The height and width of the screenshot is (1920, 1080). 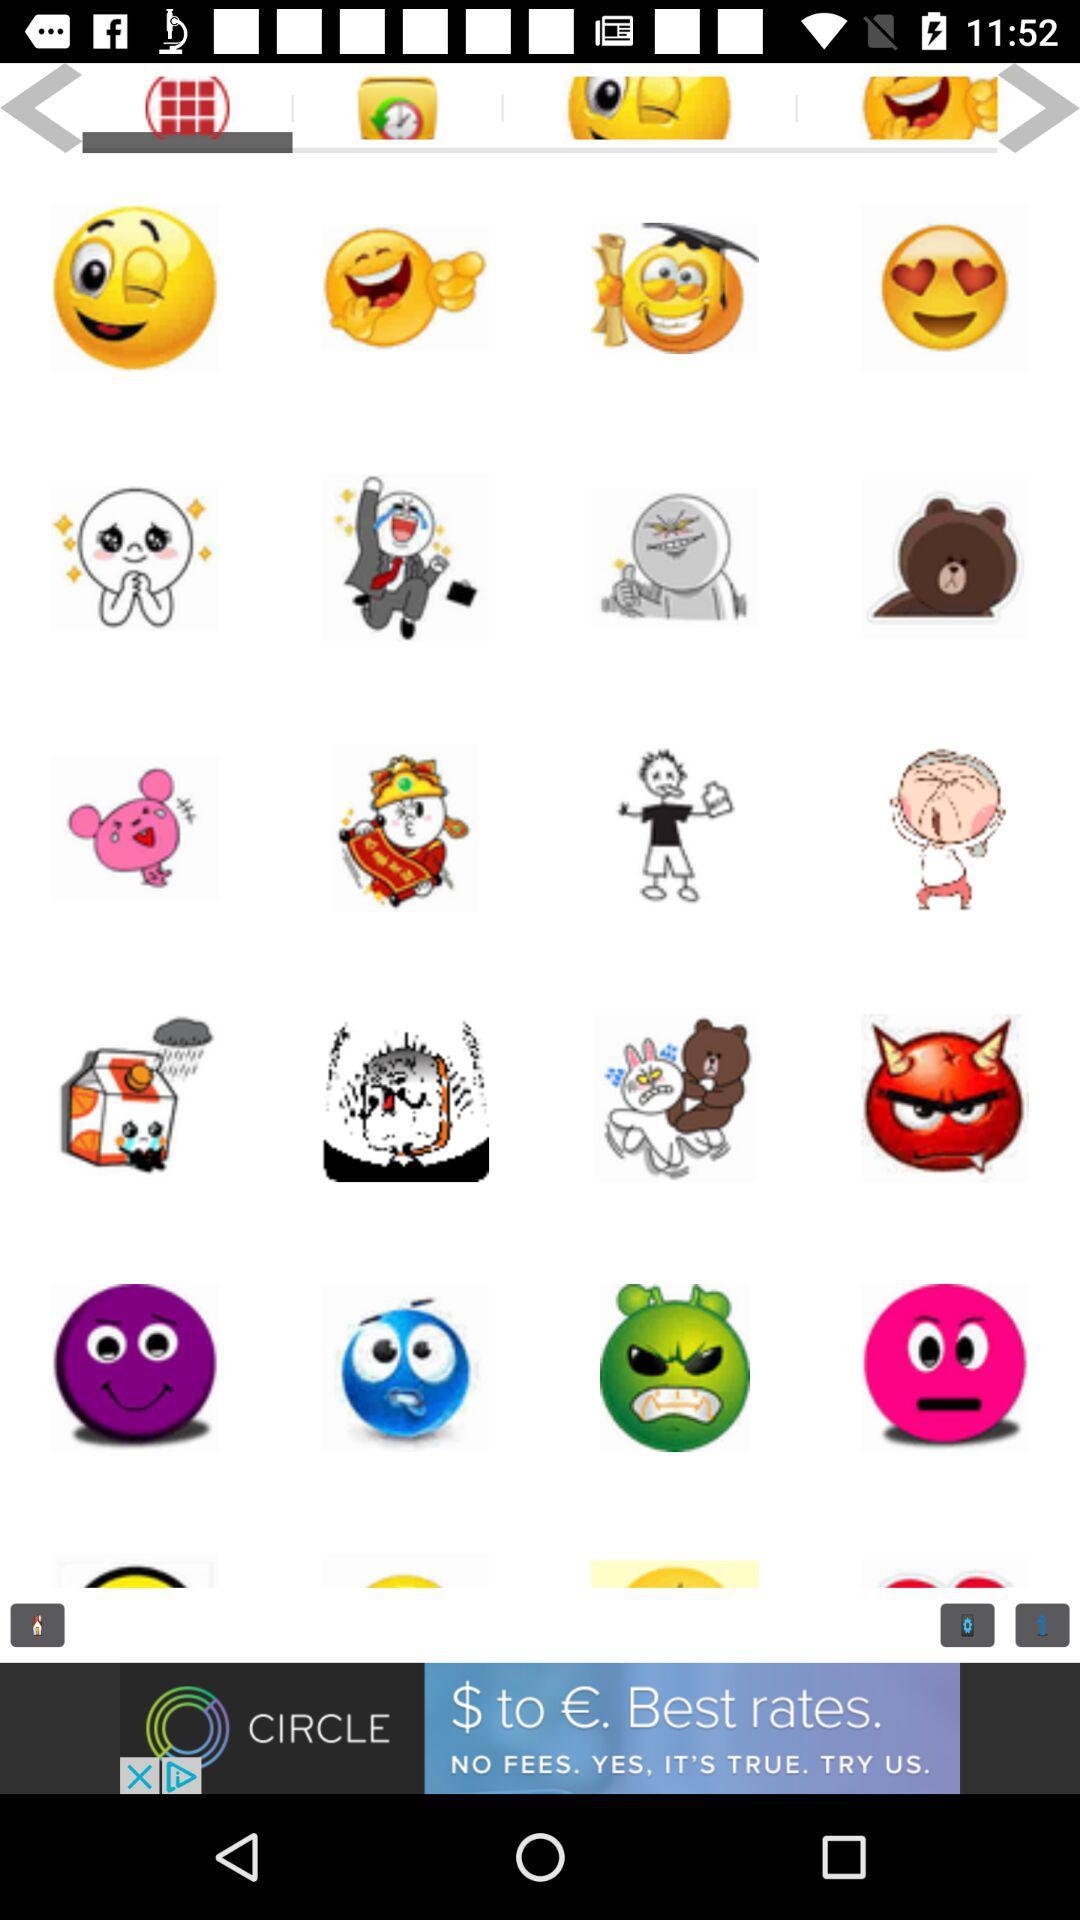 I want to click on funny simbol, so click(x=649, y=107).